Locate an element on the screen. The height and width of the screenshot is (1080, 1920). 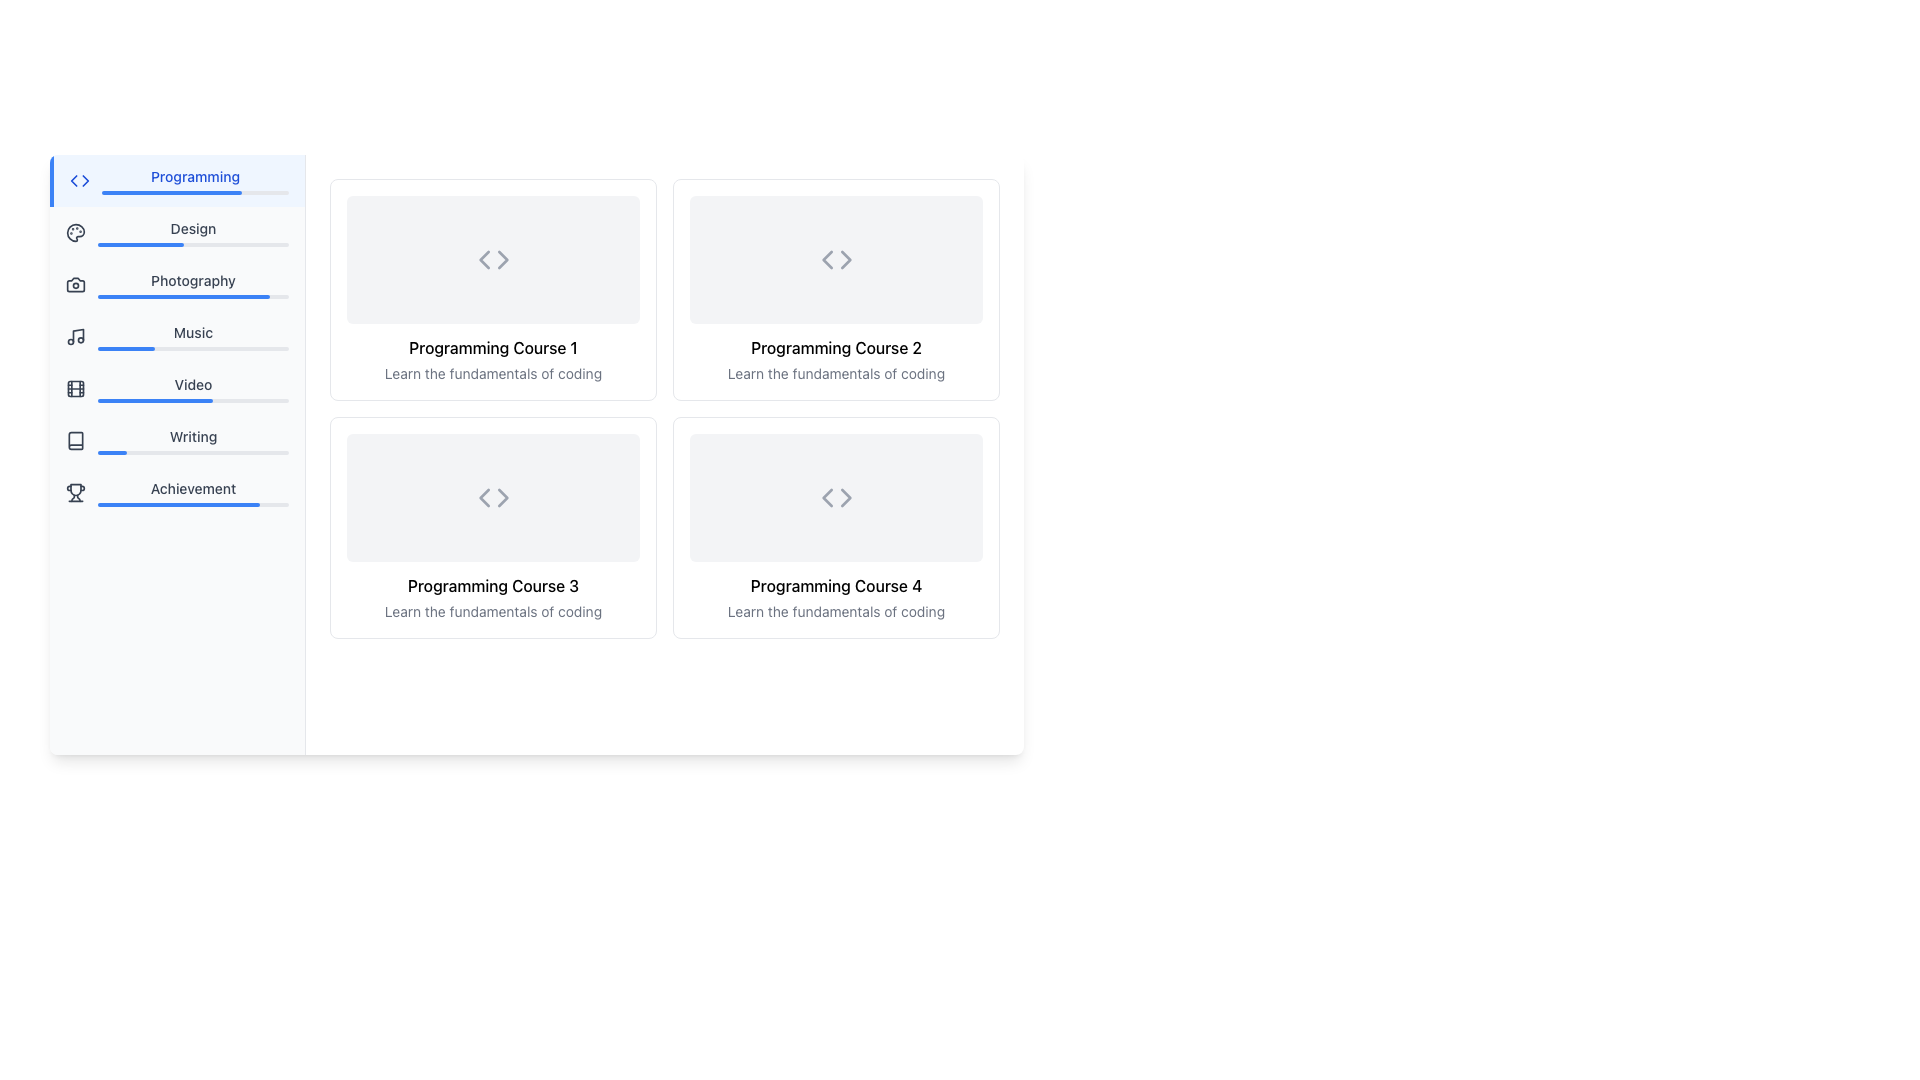
the title text of the second programming course displayed in the upper row, second card of the grid layout is located at coordinates (836, 346).